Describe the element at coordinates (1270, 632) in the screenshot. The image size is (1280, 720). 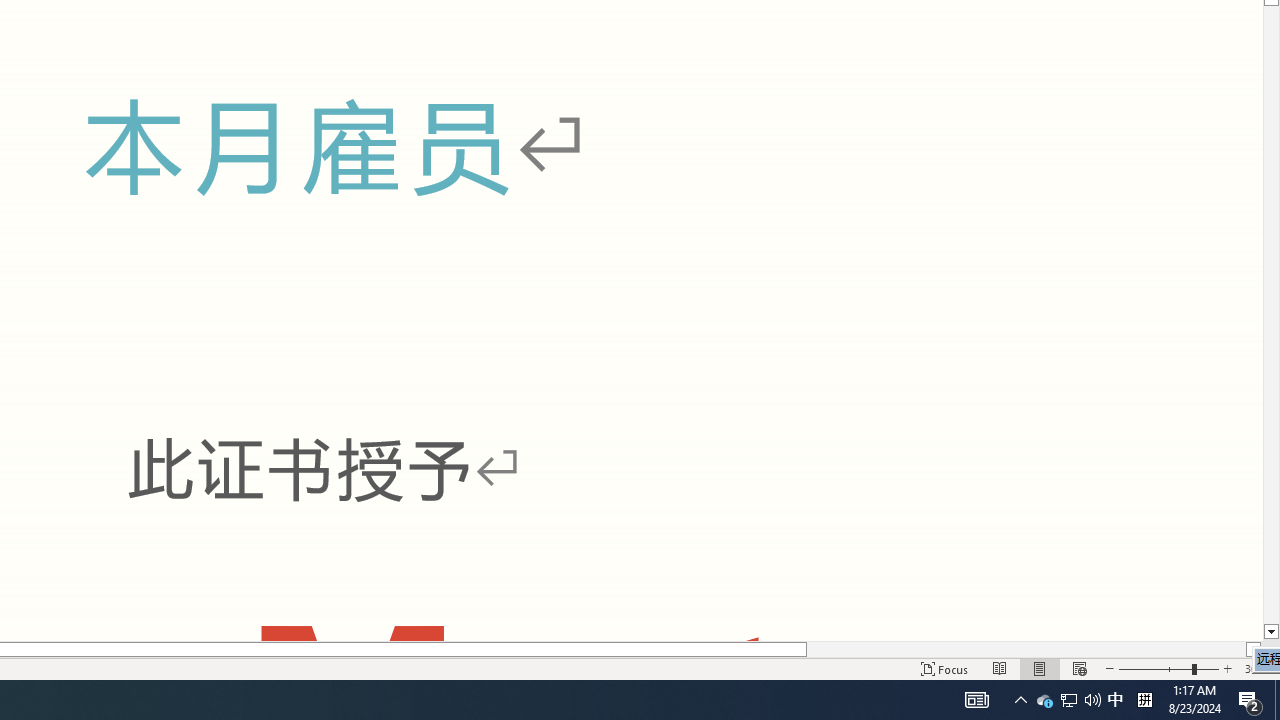
I see `'Line down'` at that location.